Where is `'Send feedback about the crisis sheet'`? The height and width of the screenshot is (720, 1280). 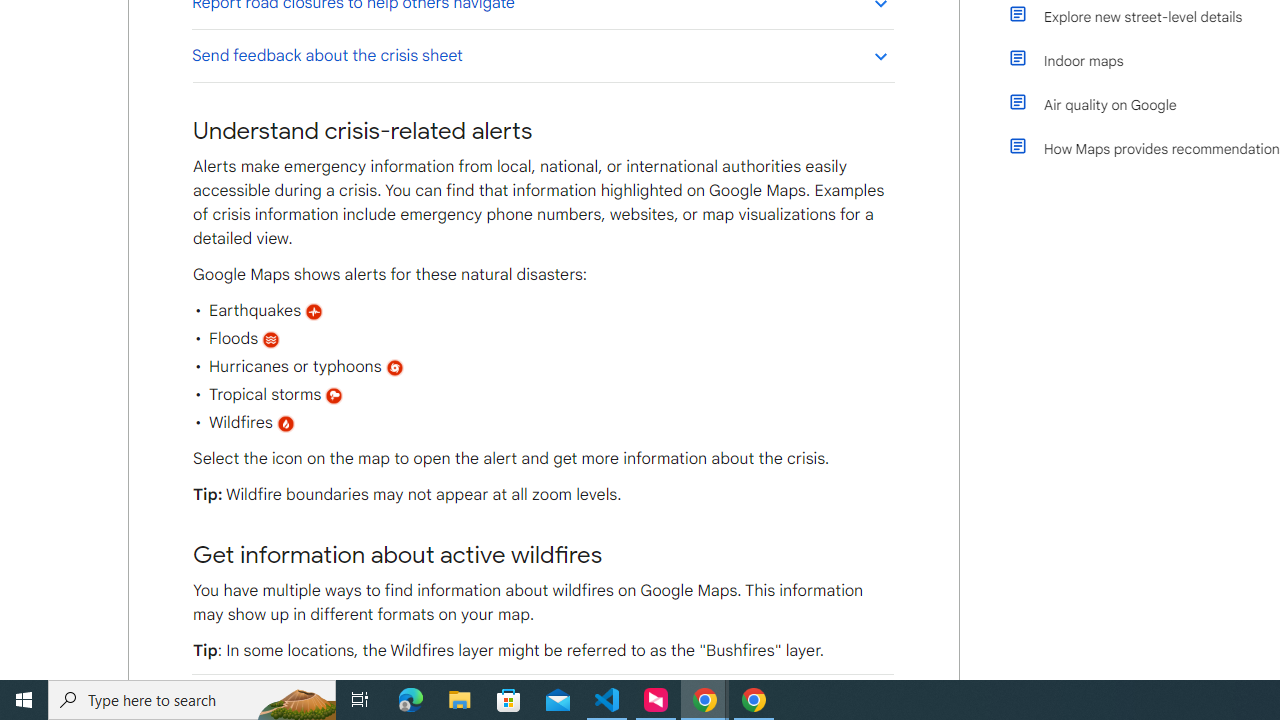 'Send feedback about the crisis sheet' is located at coordinates (542, 54).